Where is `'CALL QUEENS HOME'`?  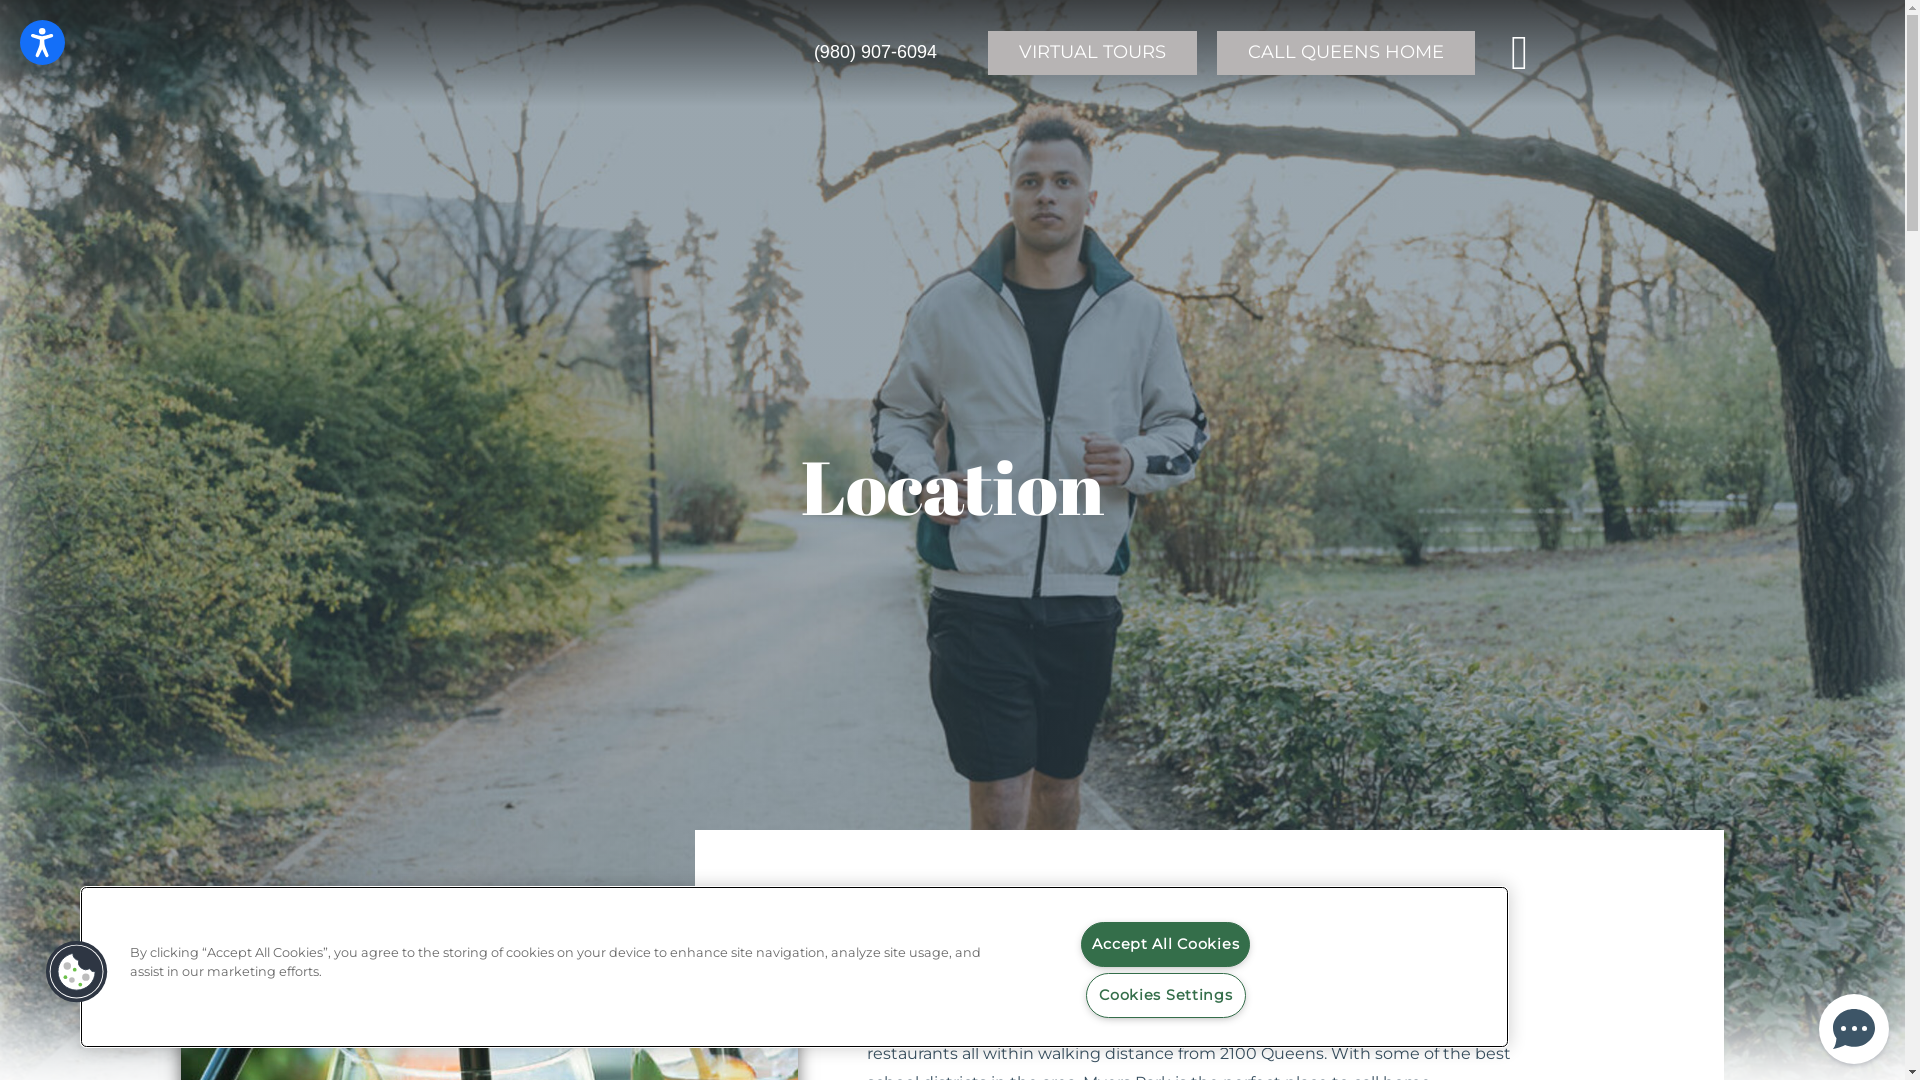 'CALL QUEENS HOME' is located at coordinates (1216, 52).